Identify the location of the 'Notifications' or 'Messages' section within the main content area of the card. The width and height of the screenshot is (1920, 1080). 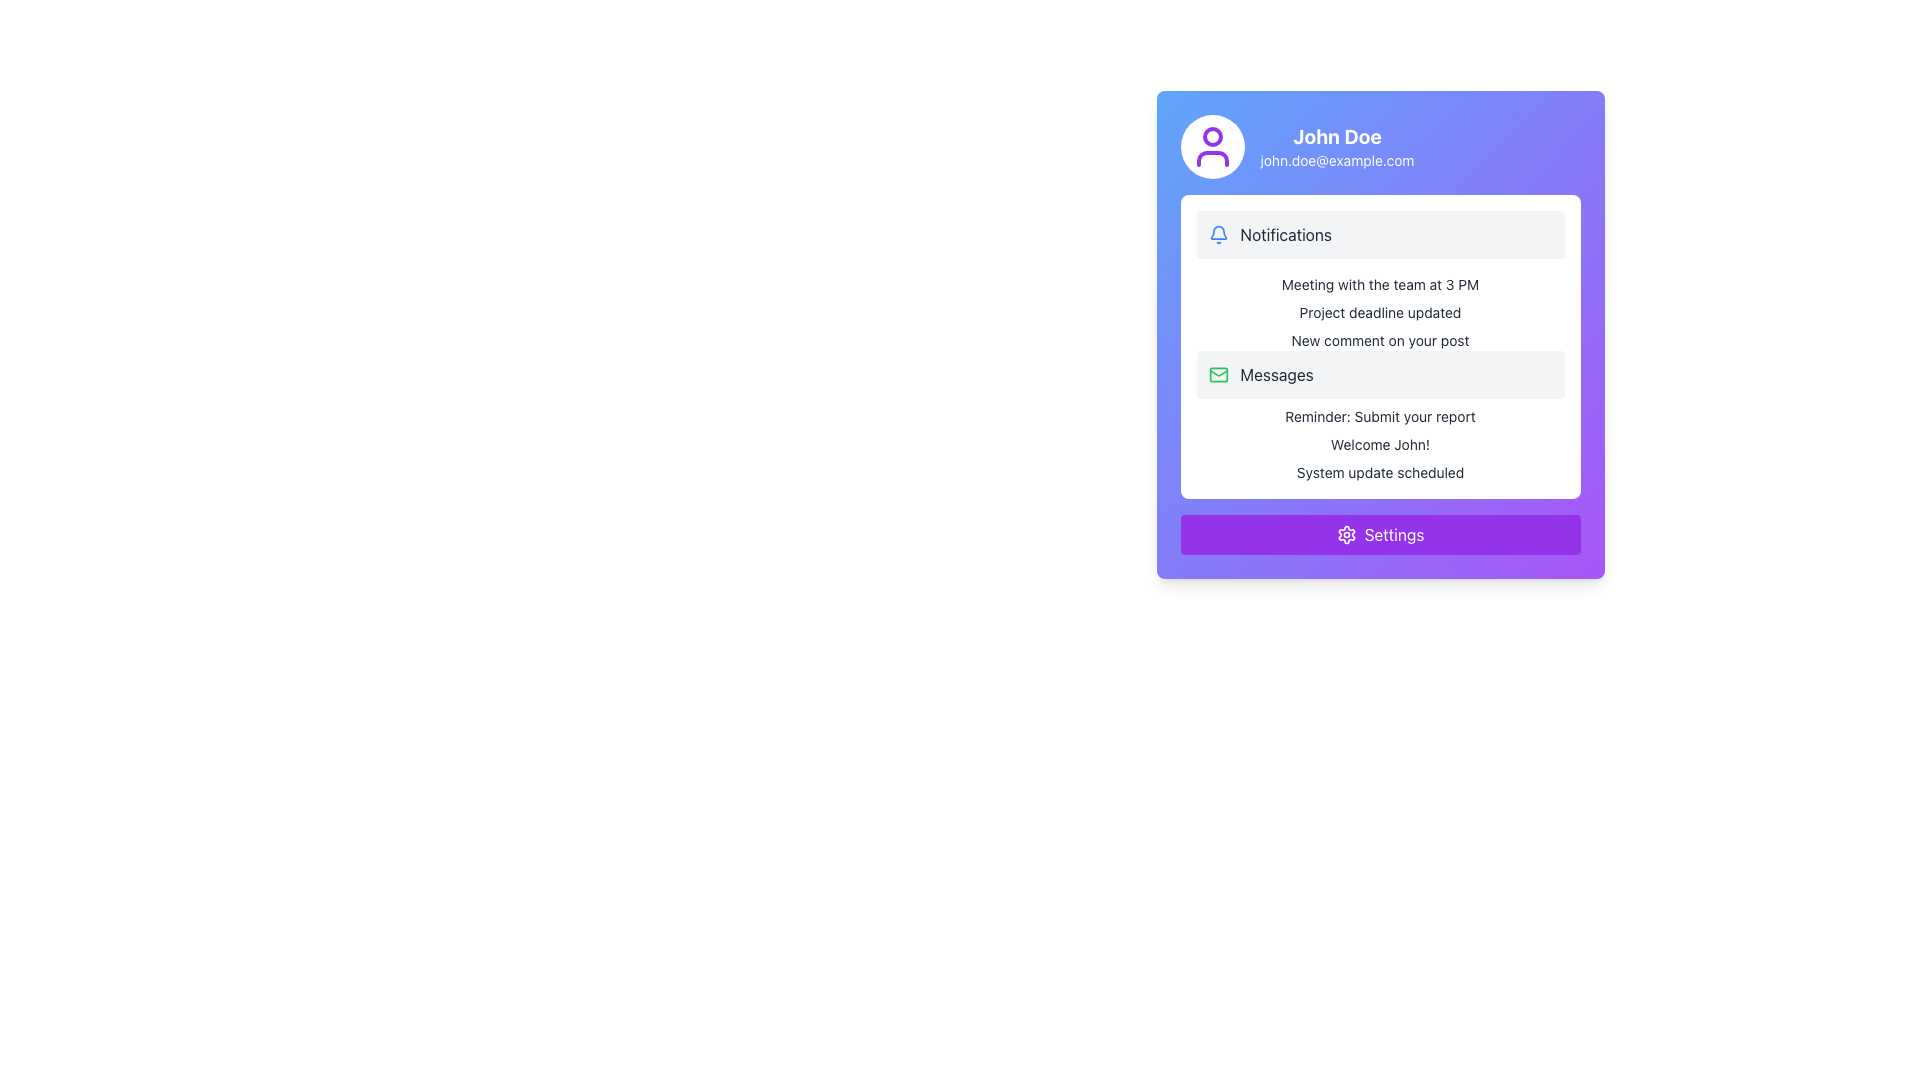
(1379, 346).